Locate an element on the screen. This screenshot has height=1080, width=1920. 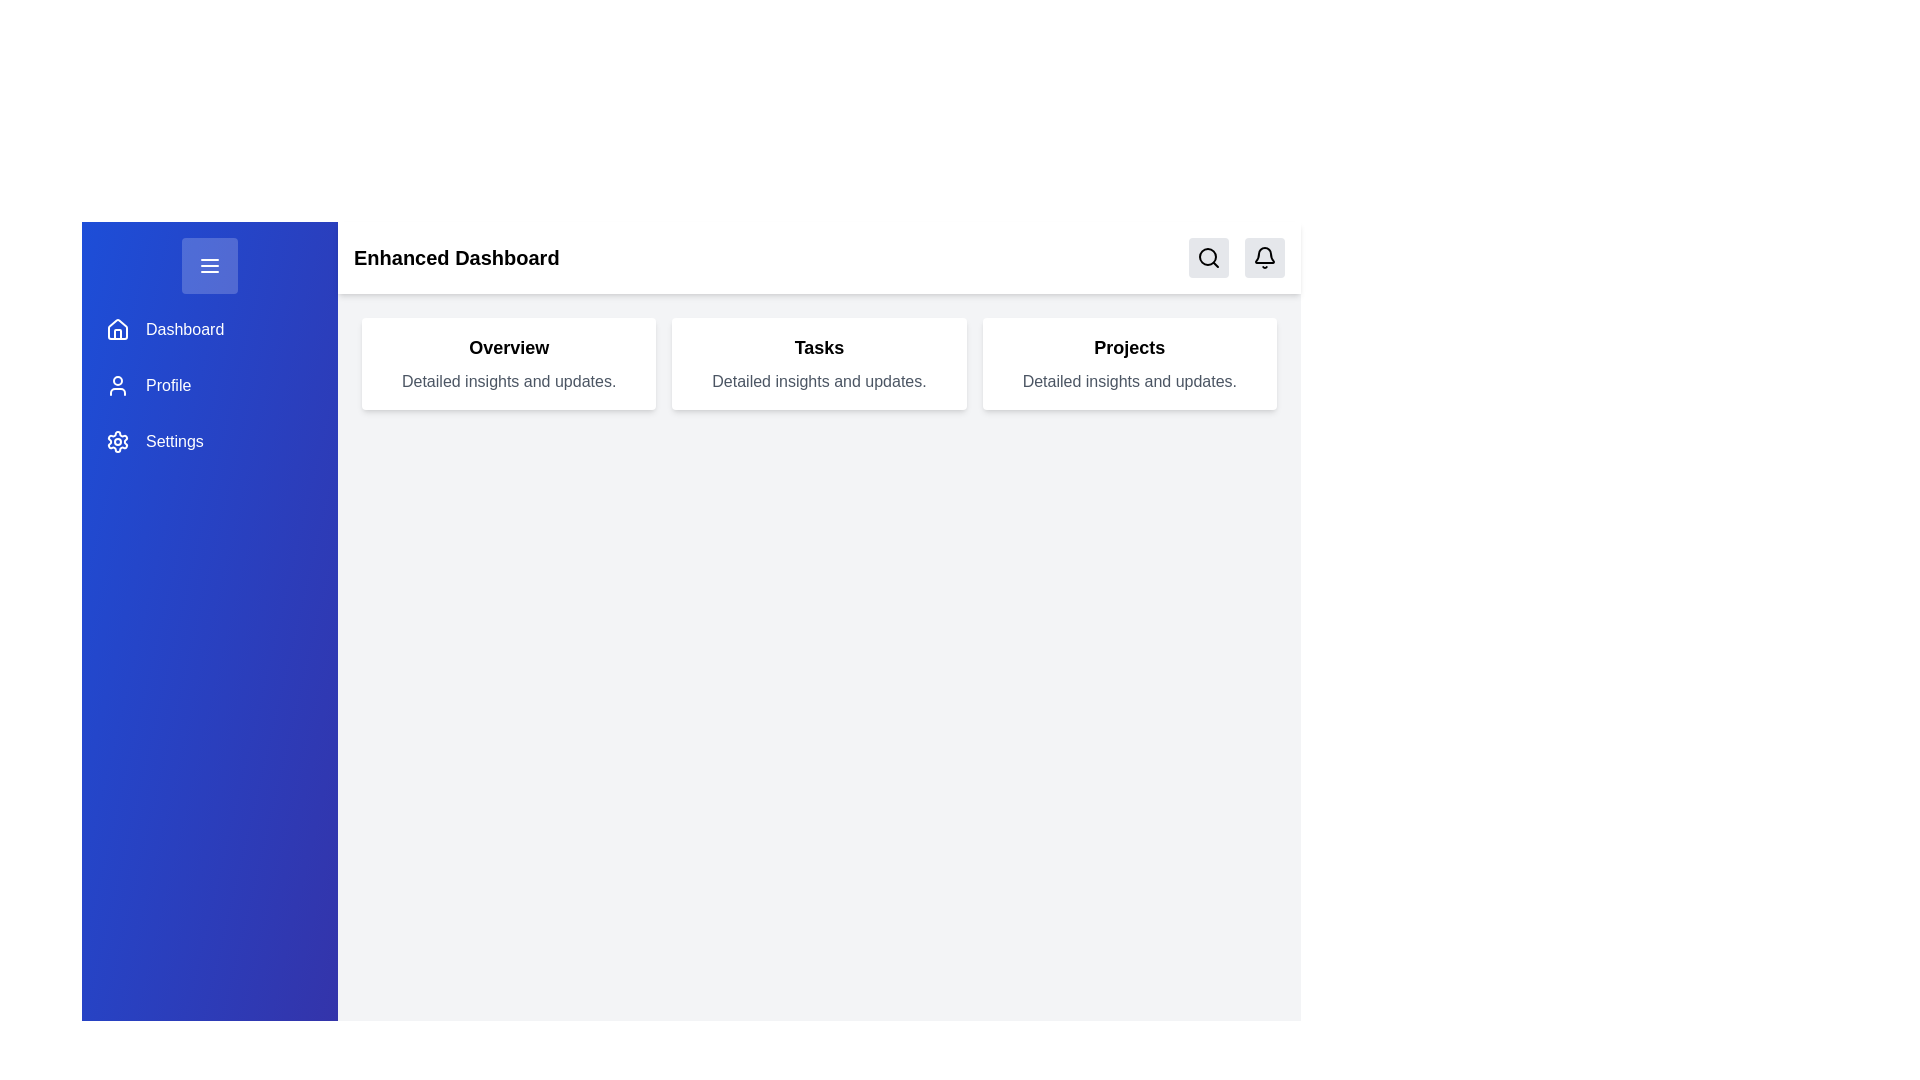
the text label displaying 'Detailed insights and updates.' which is located below the heading 'Tasks' in the middle card of the 'Overview', 'Tasks', and 'Projects' layout is located at coordinates (819, 381).